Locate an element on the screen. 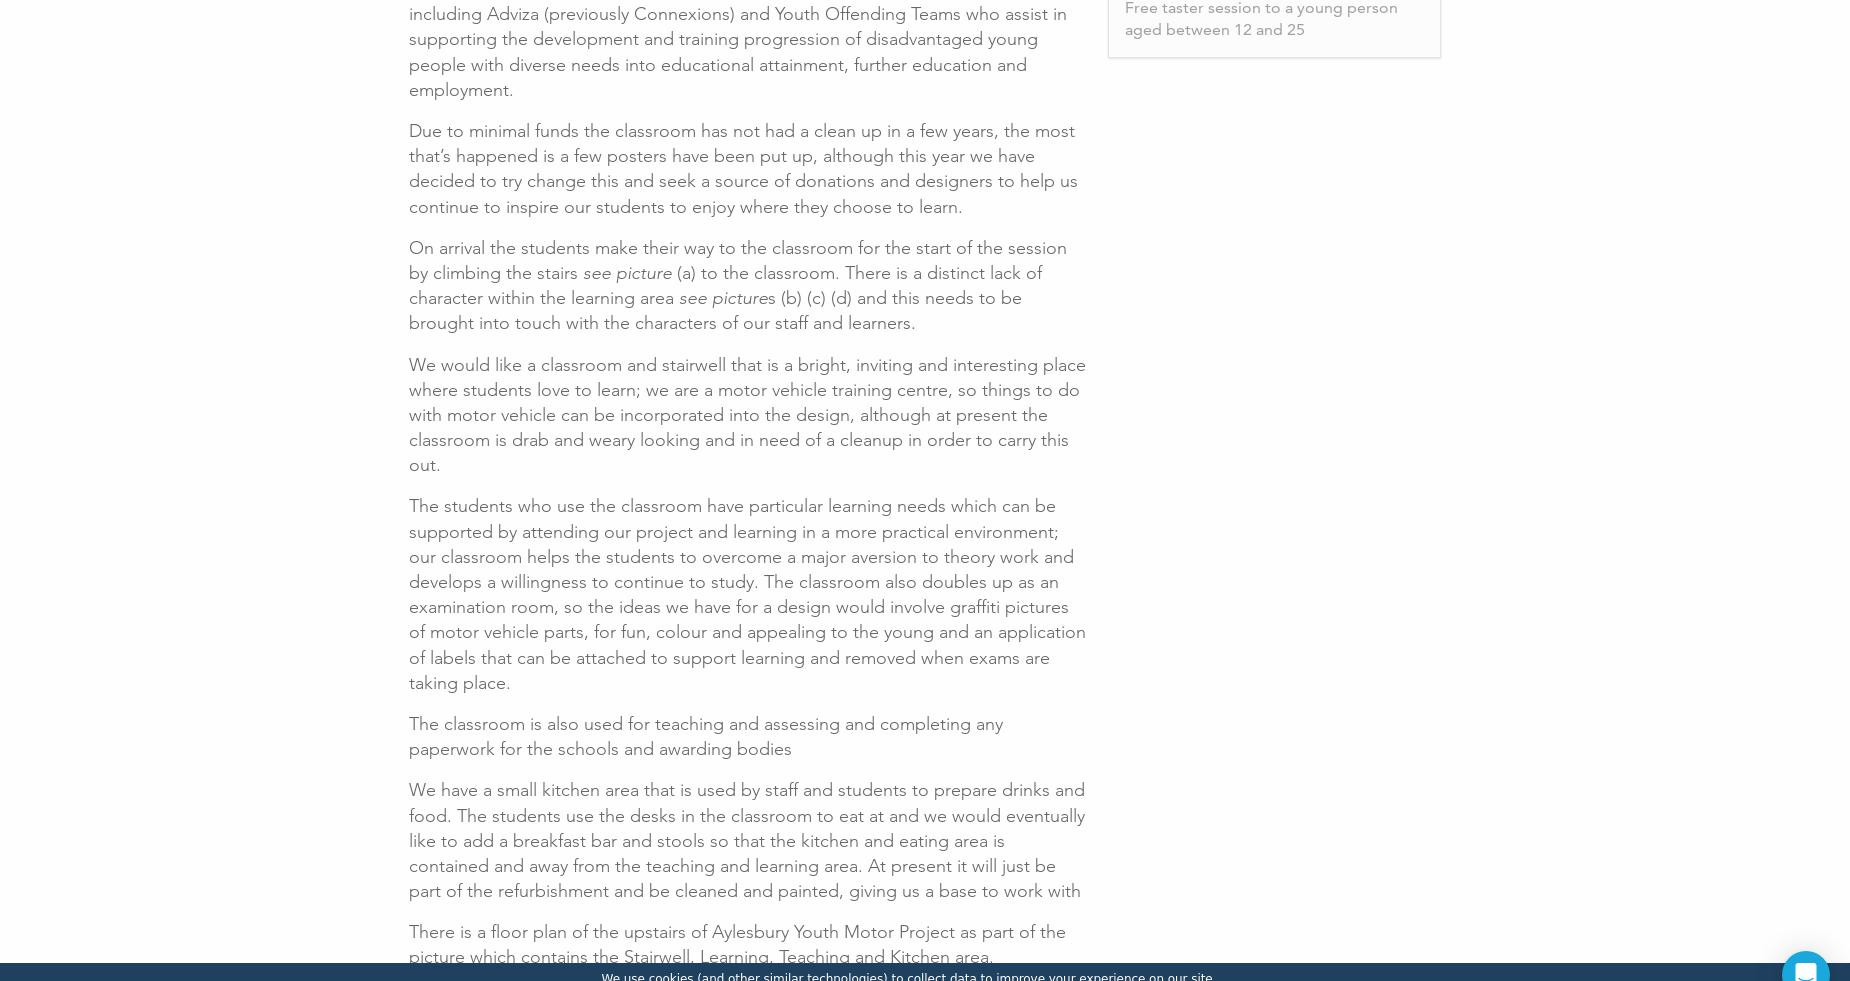  'The students who use the classroom have particular learning needs which can be supported by attending our project and learning in a more practical environment; our classroom helps the students to overcome a major aversion to theory work and develops a willingness to continue to study. The classroom also doubles up as an examination room, so the ideas we have for a design would involve graffiti pictures of motor vehicle parts, for fun, colour and appealing to the young and an application of labels that can be attached to support learning and removed when exams are taking place.' is located at coordinates (747, 593).